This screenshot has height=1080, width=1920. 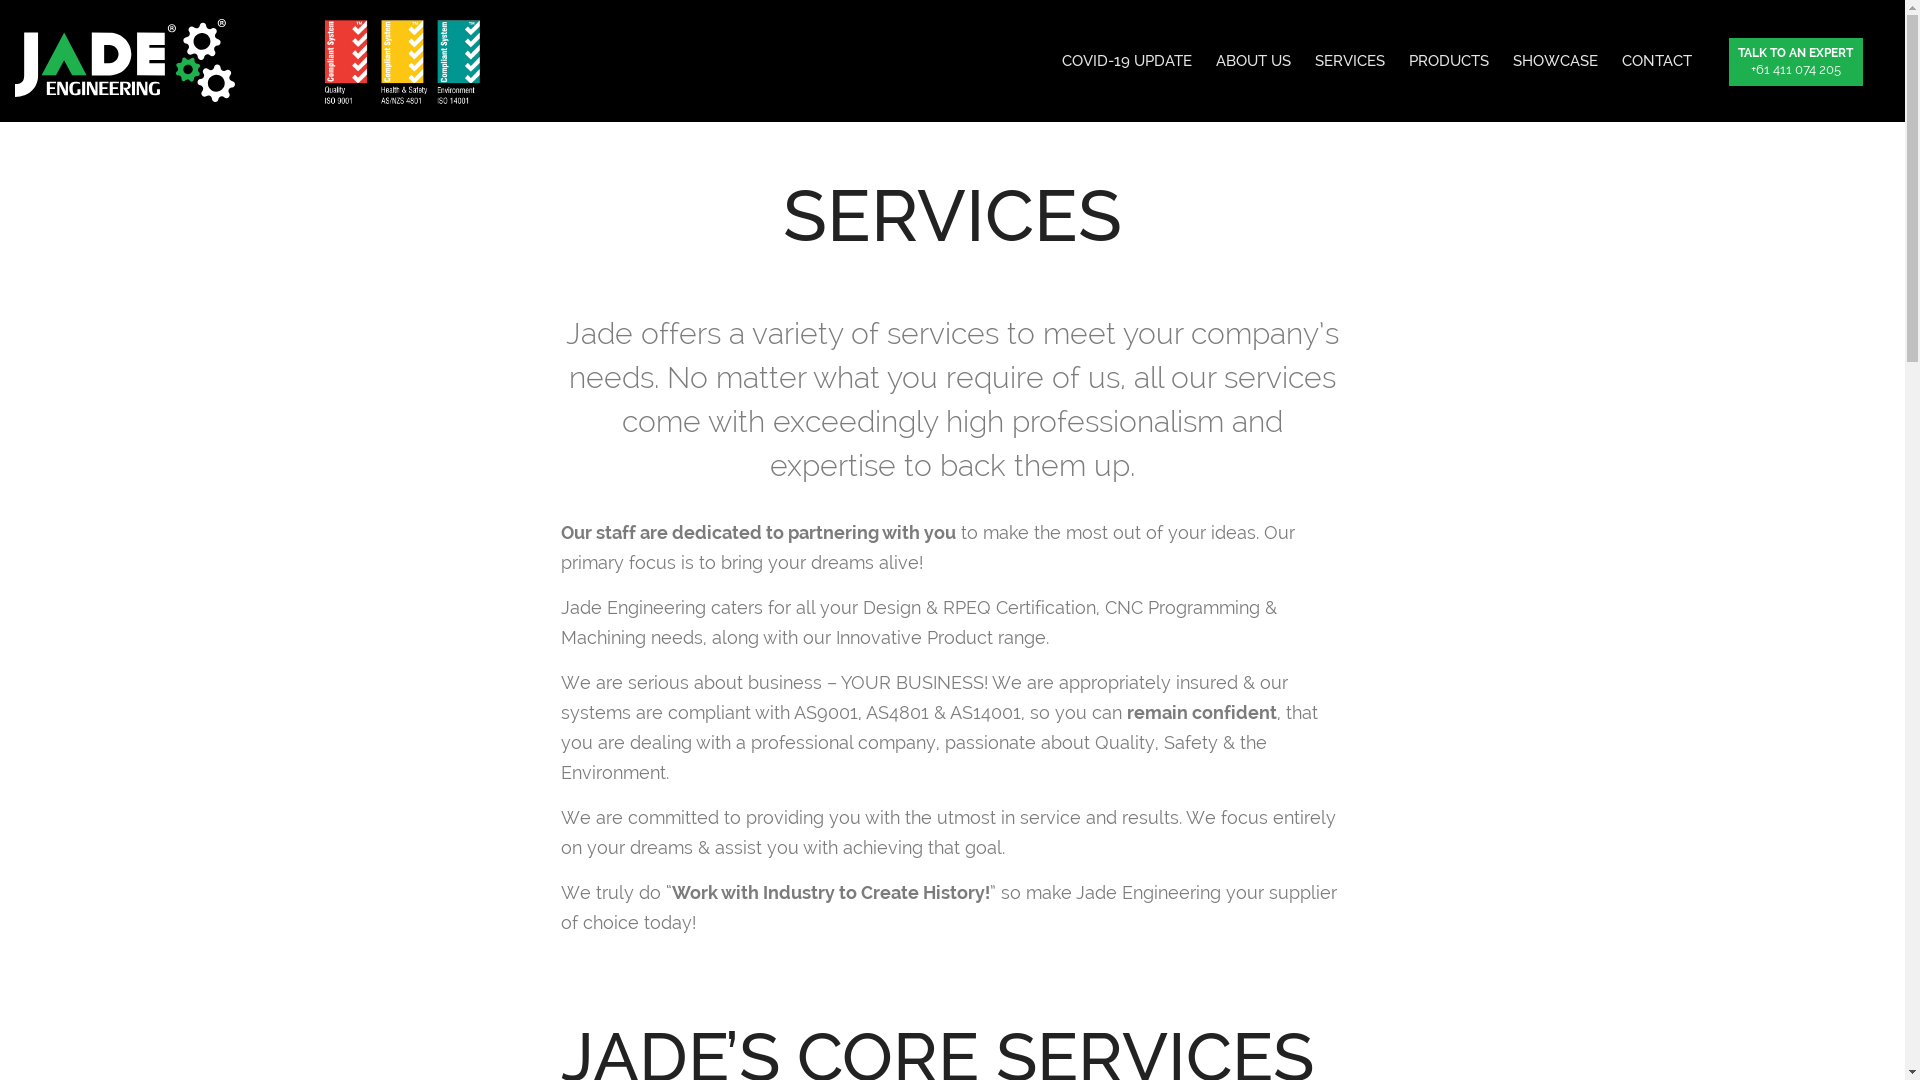 What do you see at coordinates (1395, 60) in the screenshot?
I see `'PRODUCTS'` at bounding box center [1395, 60].